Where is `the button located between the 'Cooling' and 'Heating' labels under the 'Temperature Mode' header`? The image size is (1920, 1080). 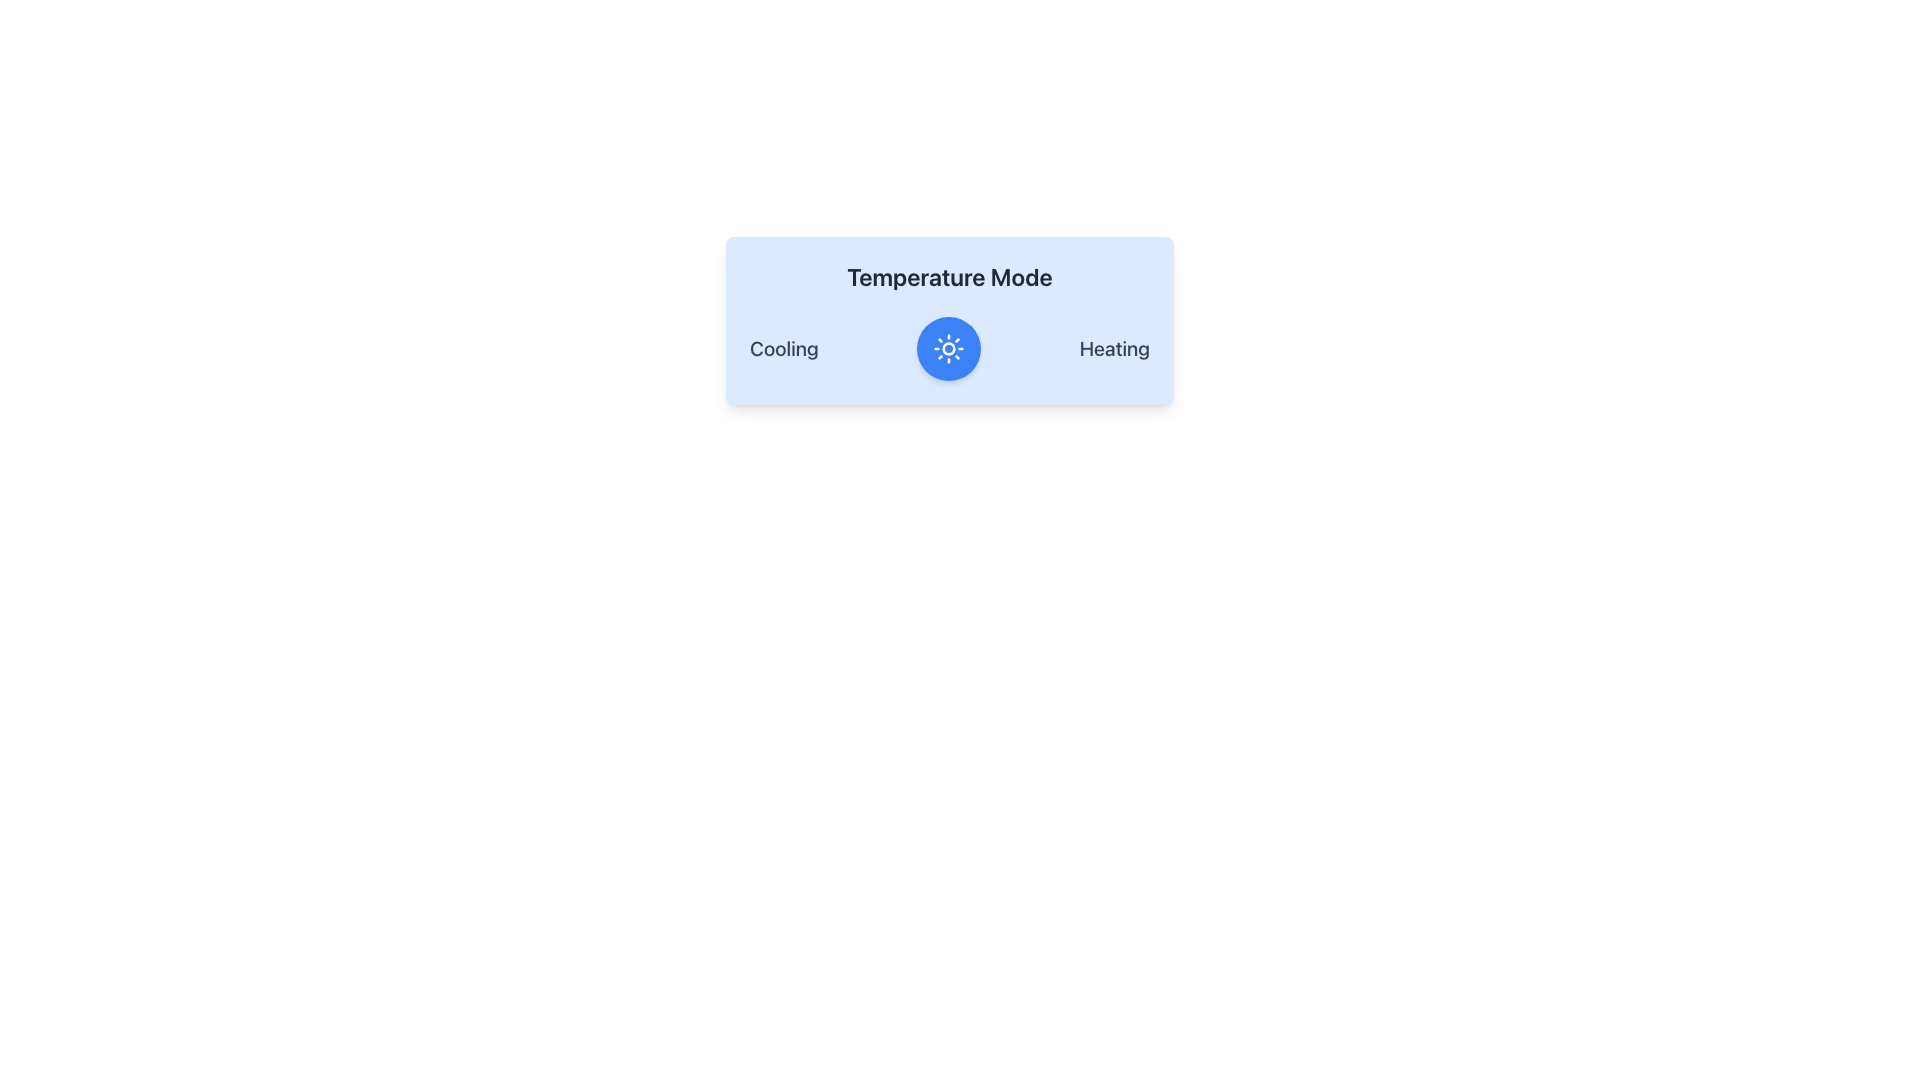 the button located between the 'Cooling' and 'Heating' labels under the 'Temperature Mode' header is located at coordinates (948, 347).